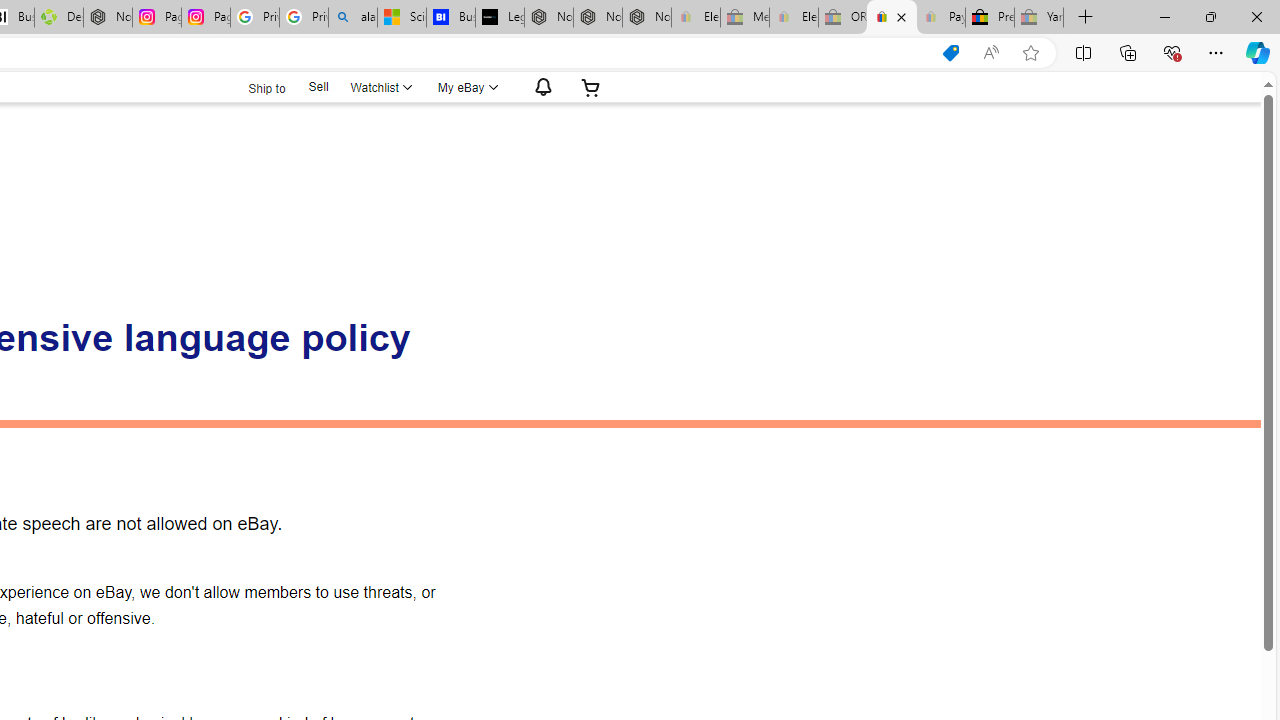 This screenshot has height=720, width=1280. Describe the element at coordinates (1215, 51) in the screenshot. I see `'Settings and more (Alt+F)'` at that location.